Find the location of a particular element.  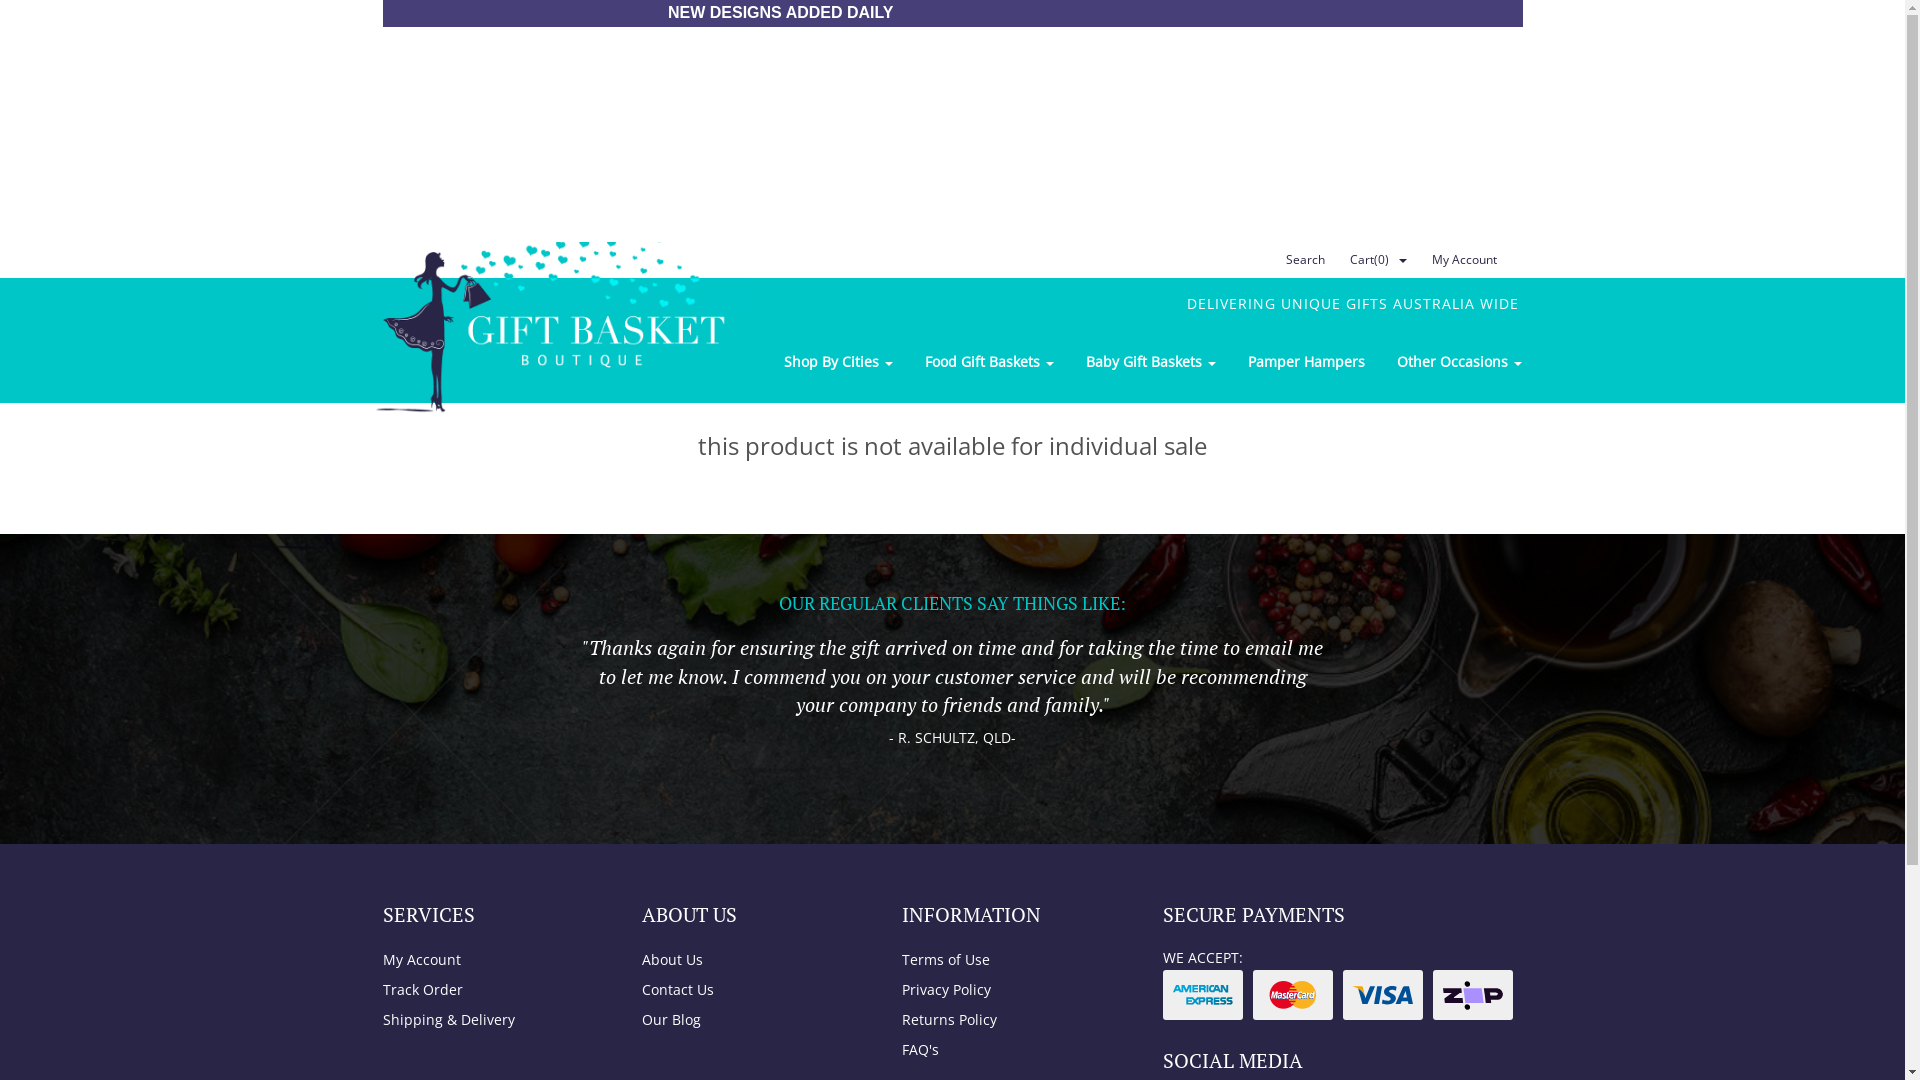

'Track Order' is located at coordinates (490, 990).